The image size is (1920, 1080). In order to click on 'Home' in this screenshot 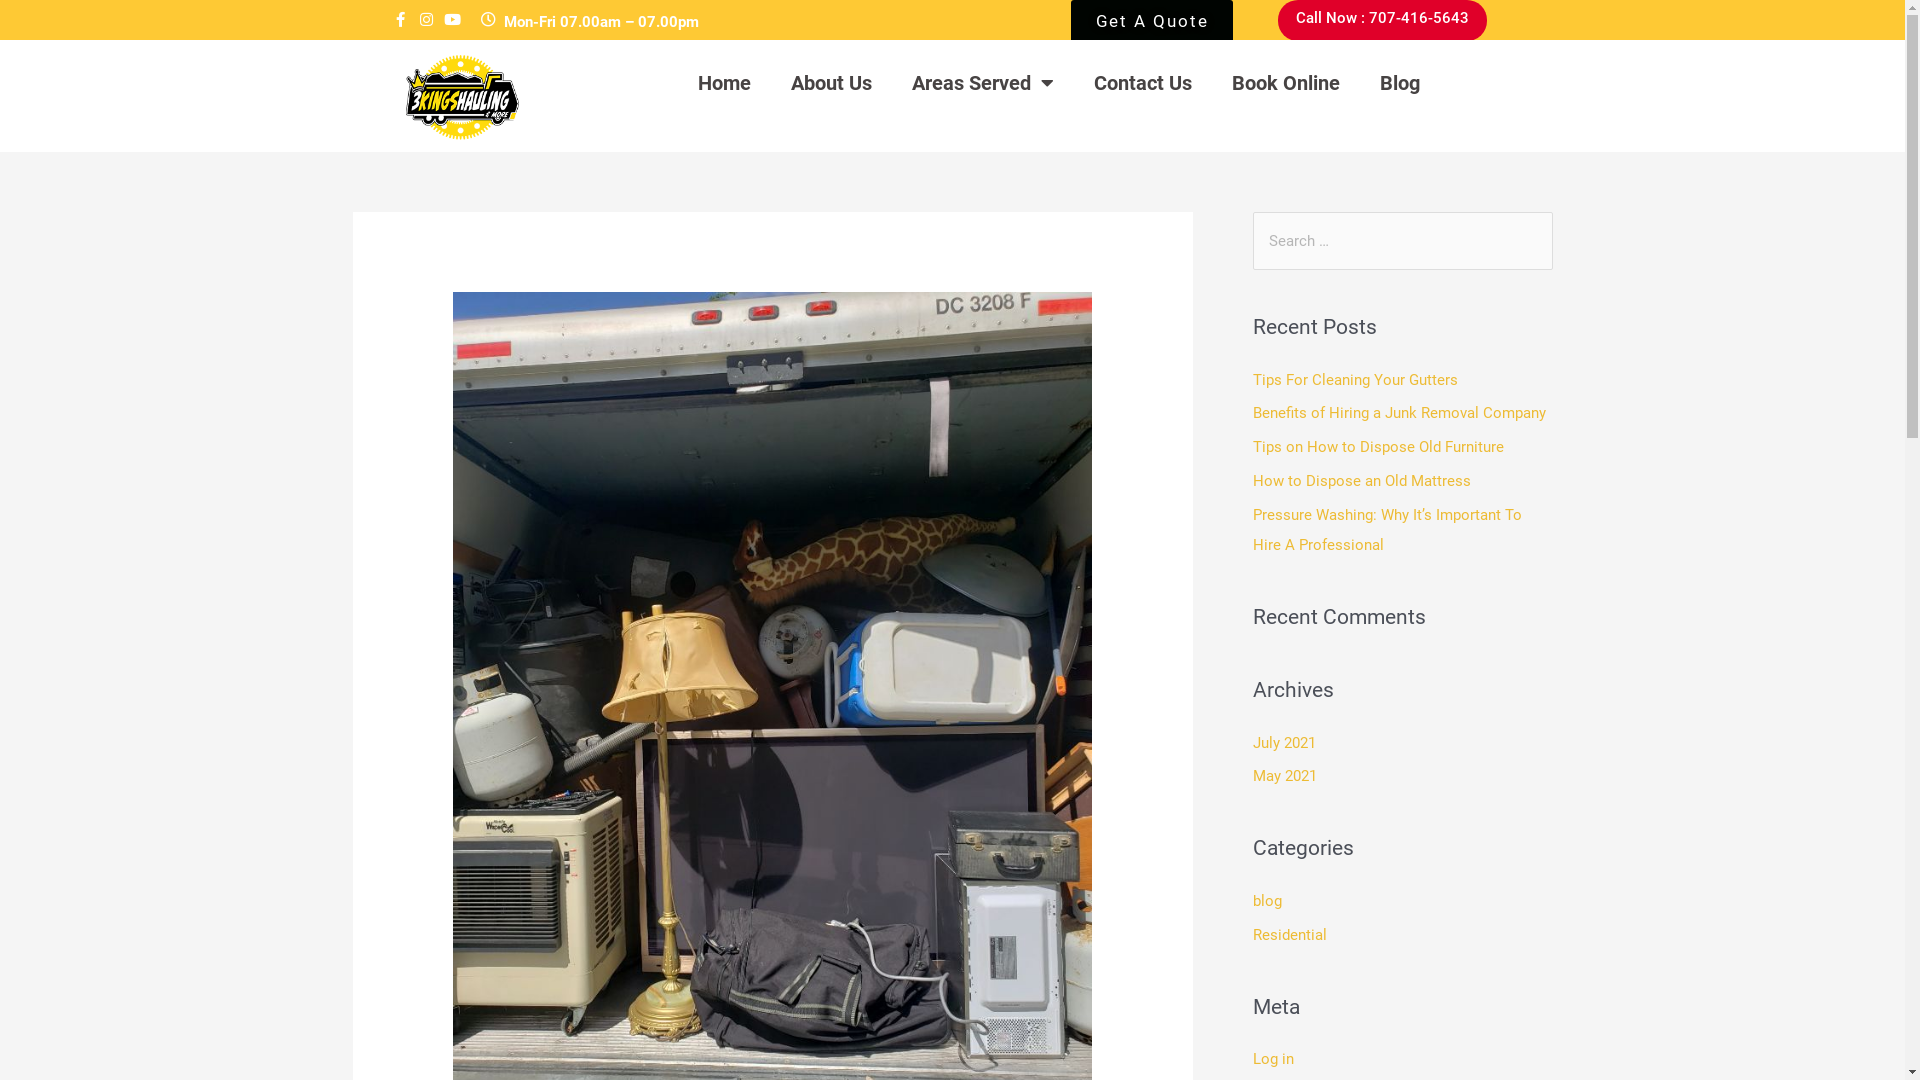, I will do `click(723, 82)`.